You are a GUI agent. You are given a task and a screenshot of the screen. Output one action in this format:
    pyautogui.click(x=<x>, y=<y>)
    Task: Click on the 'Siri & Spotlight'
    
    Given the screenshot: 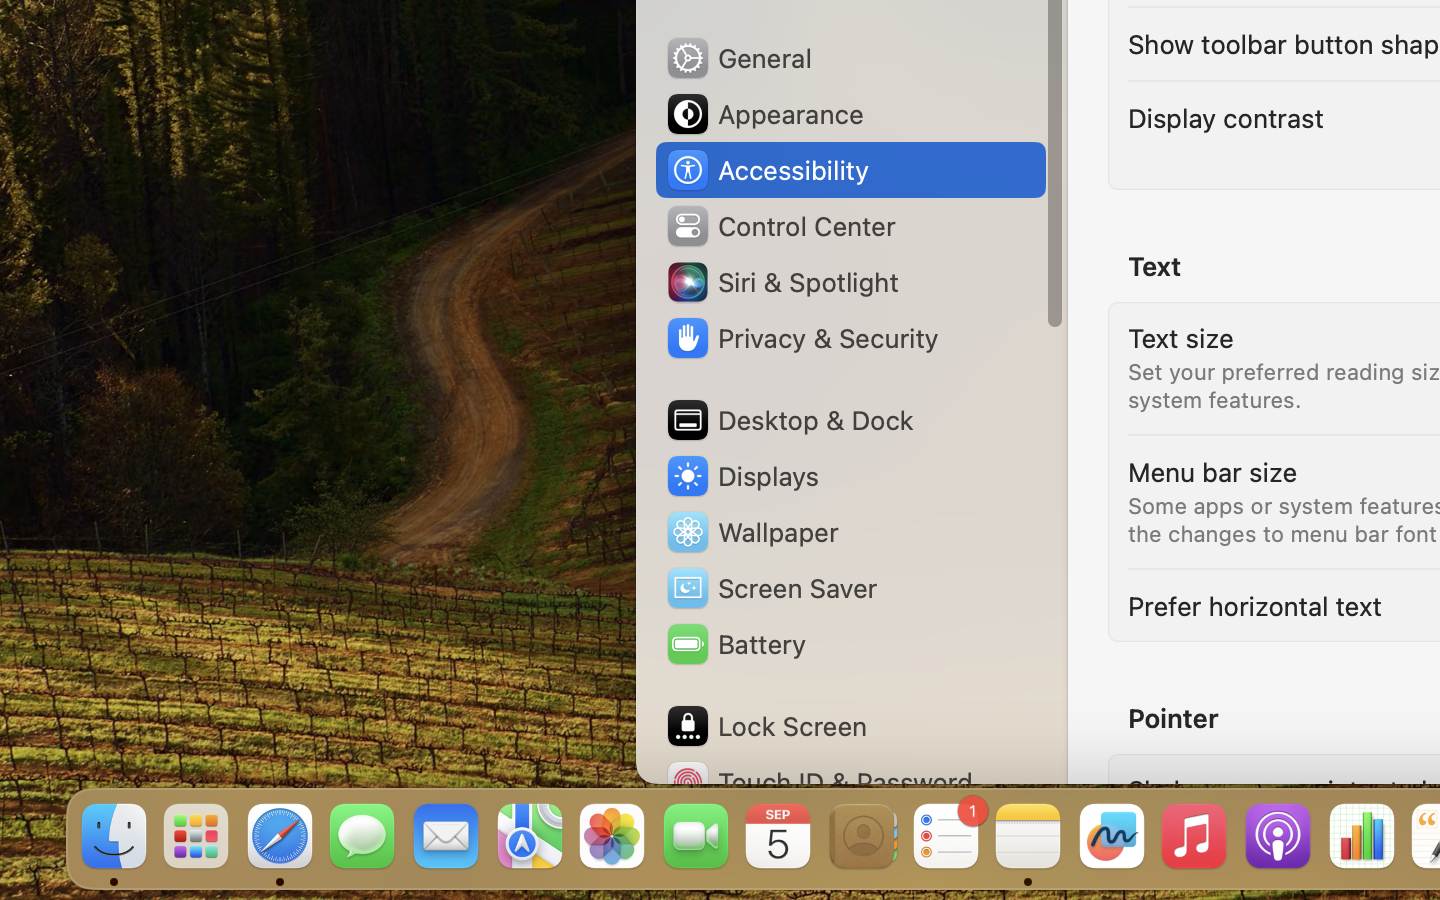 What is the action you would take?
    pyautogui.click(x=781, y=280)
    